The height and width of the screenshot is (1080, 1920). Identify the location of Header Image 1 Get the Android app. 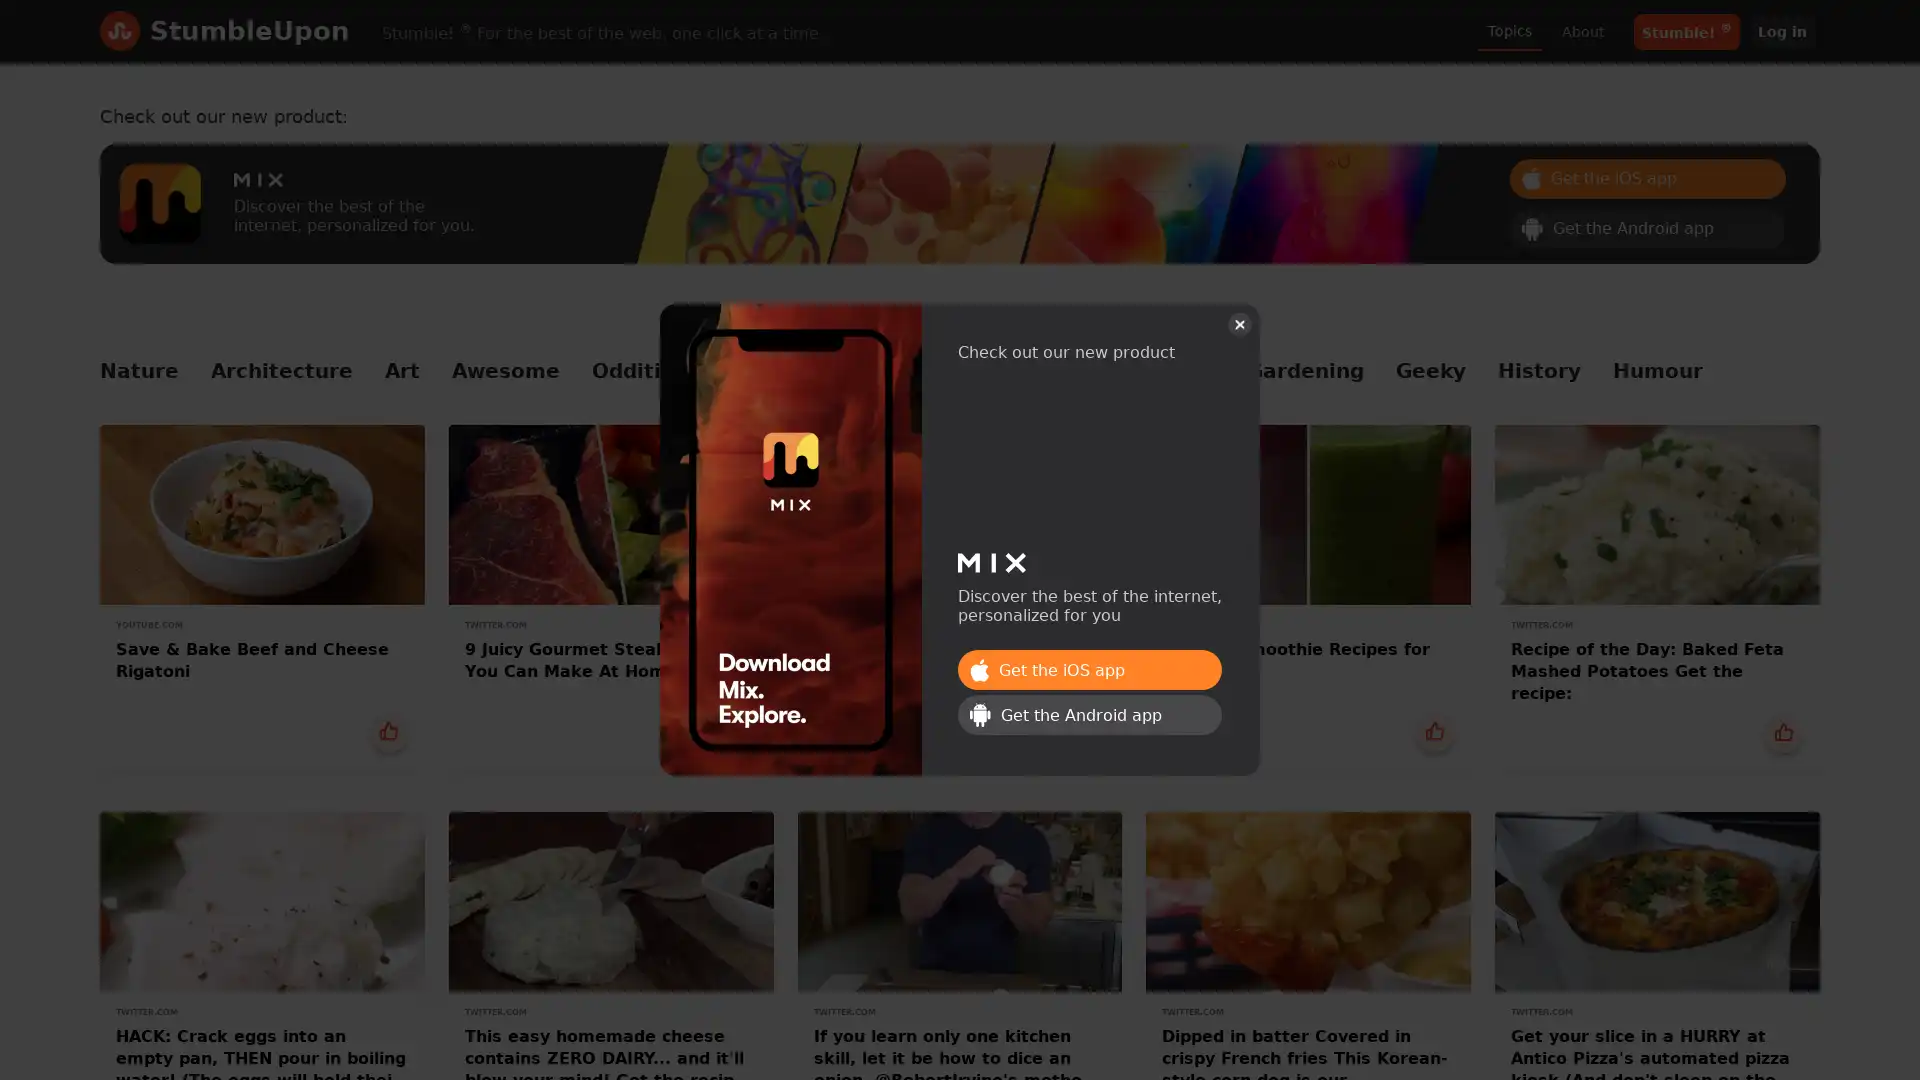
(1088, 713).